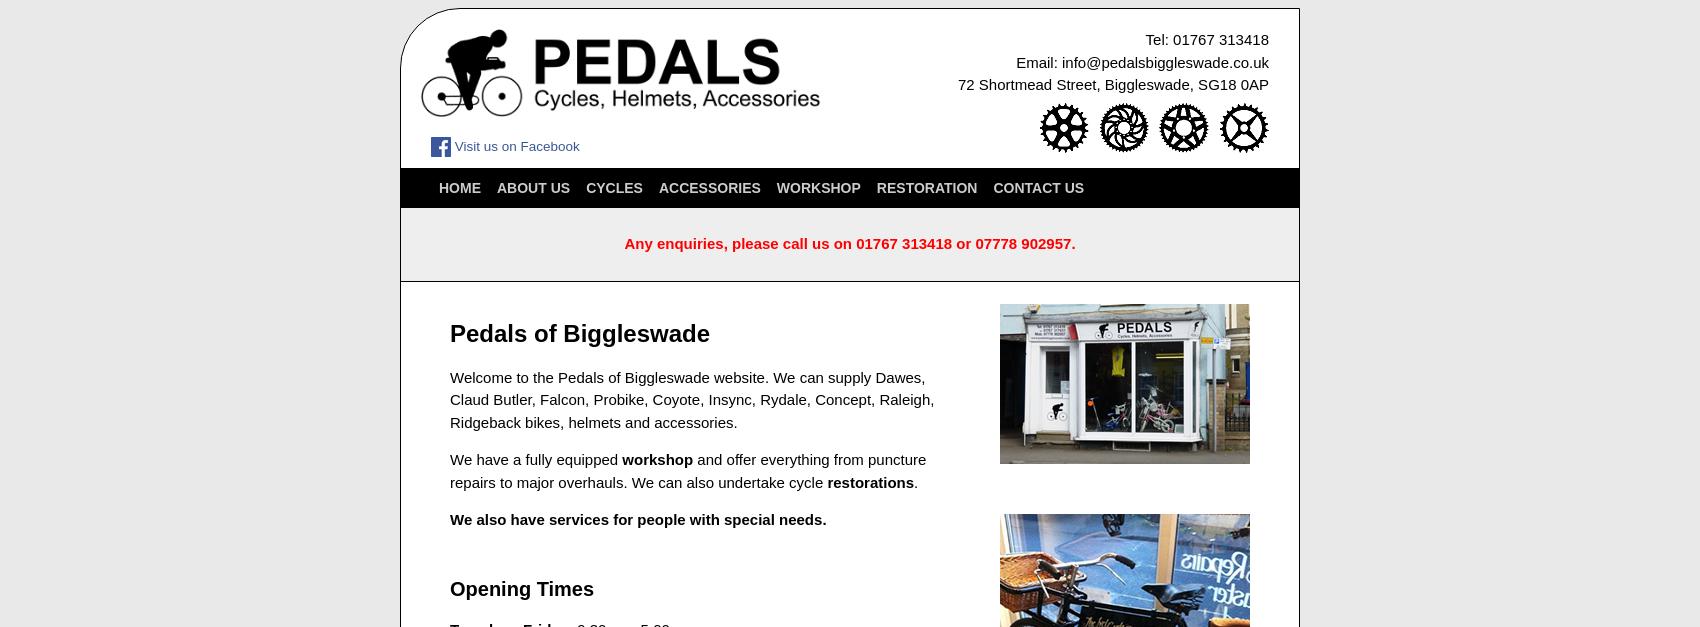 This screenshot has width=1700, height=627. Describe the element at coordinates (449, 458) in the screenshot. I see `'We have a fully equipped'` at that location.